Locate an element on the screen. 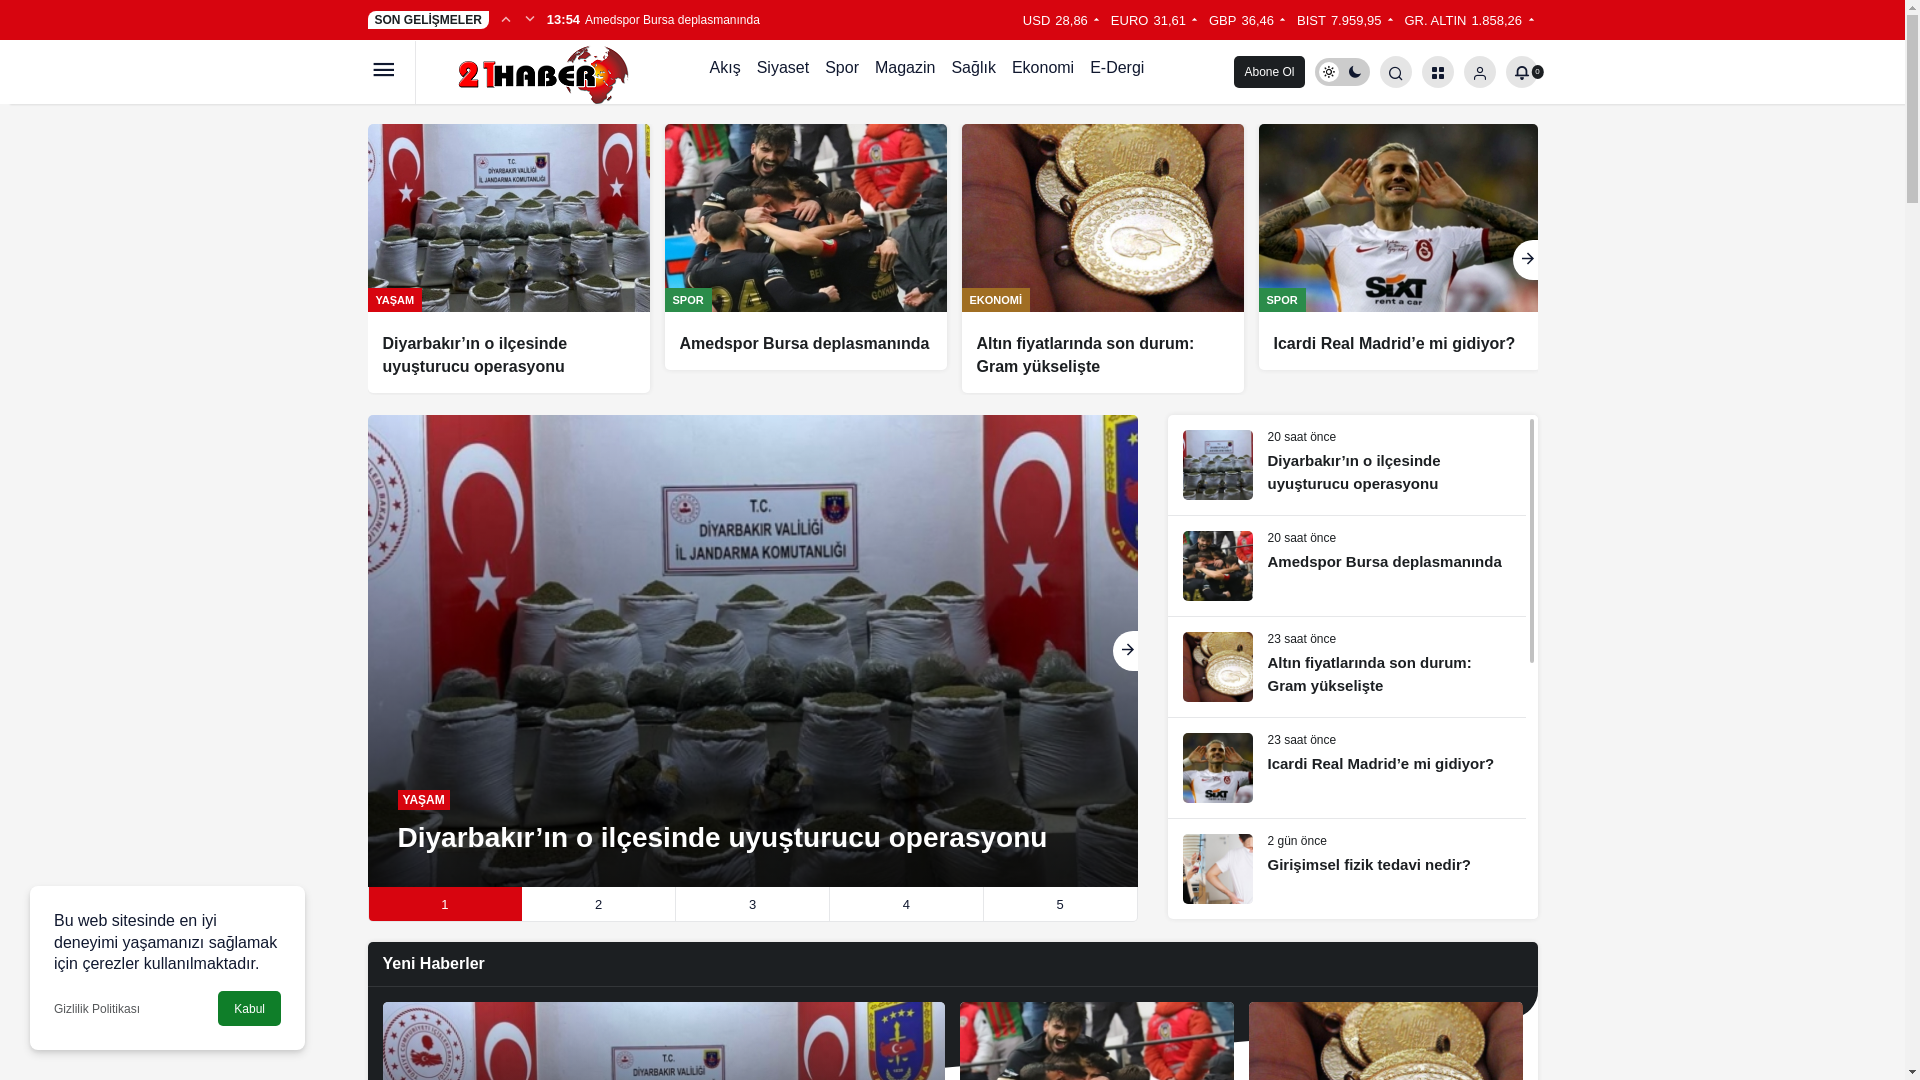 The image size is (1920, 1080). 'SPOR' is located at coordinates (687, 300).